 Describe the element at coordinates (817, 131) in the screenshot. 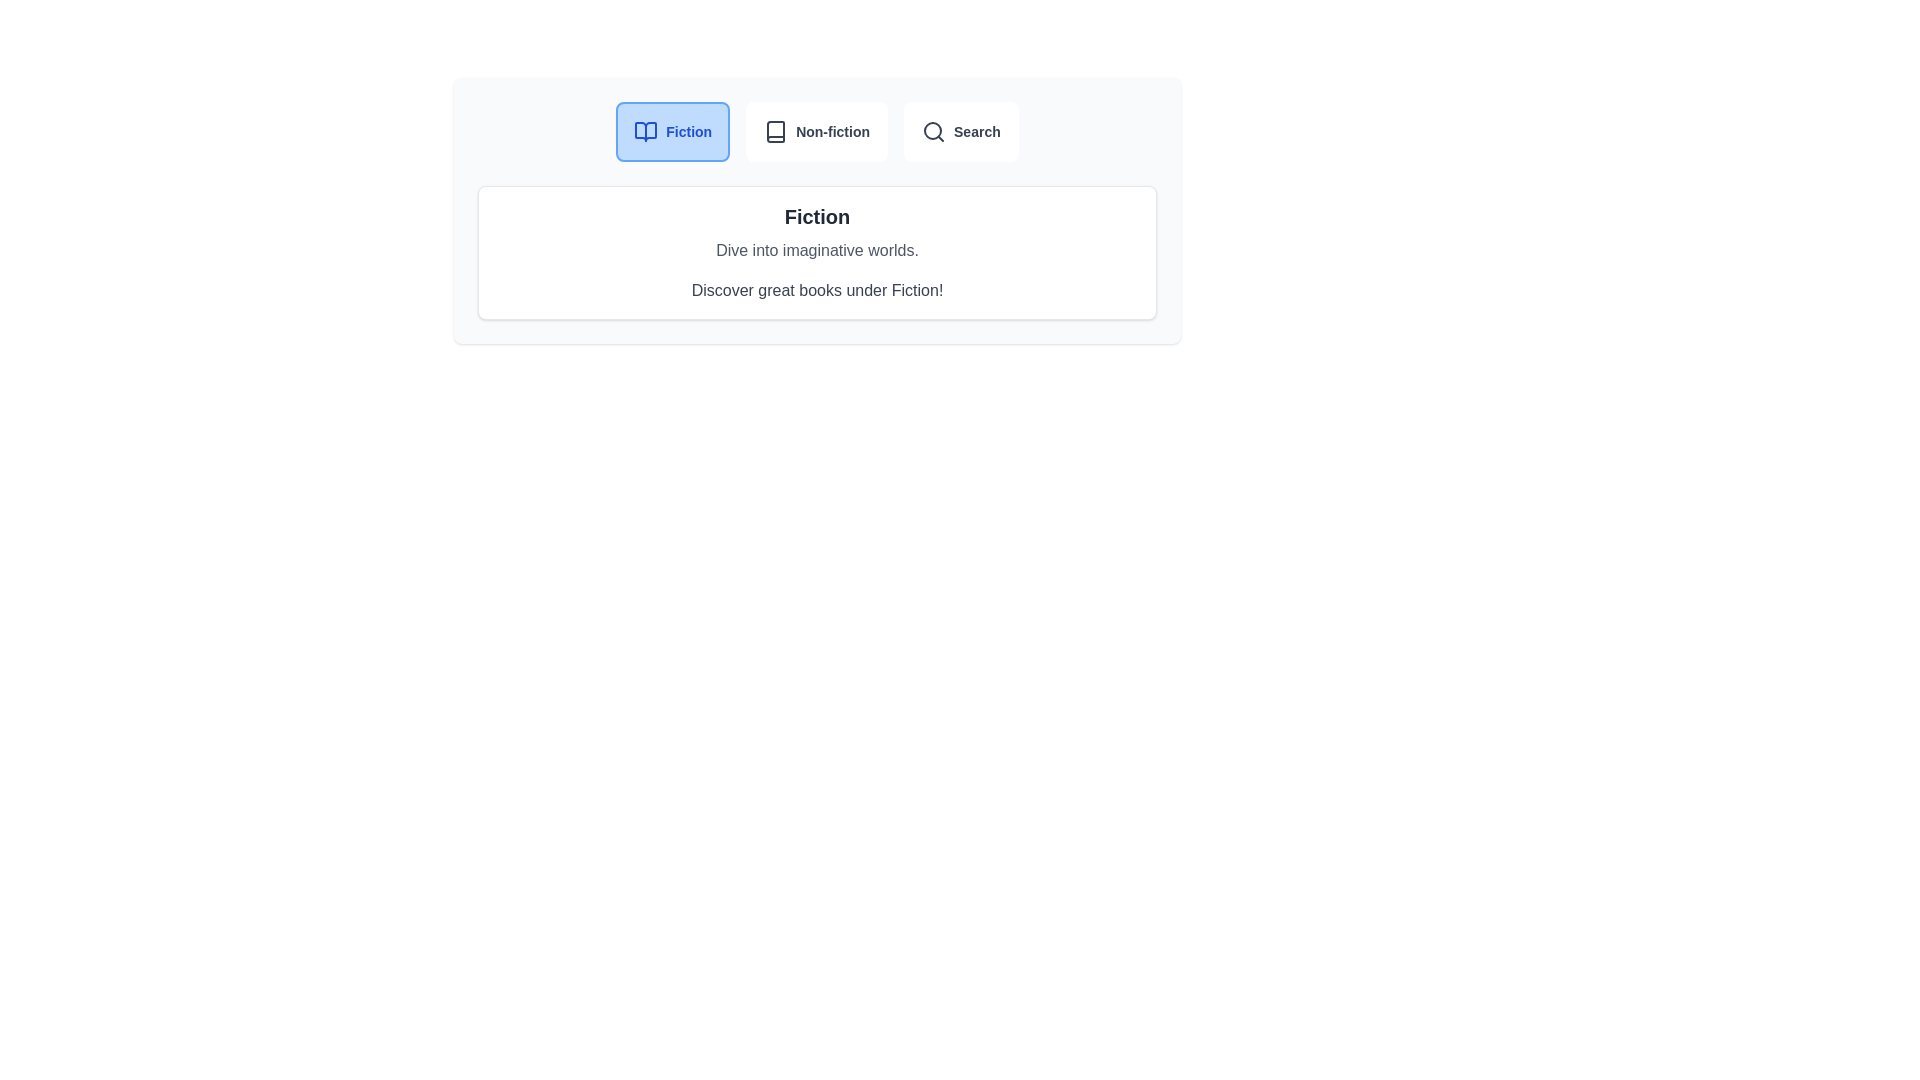

I see `the 'Non-fiction' button, which is the second button in a group of three buttons, to observe the background color change` at that location.